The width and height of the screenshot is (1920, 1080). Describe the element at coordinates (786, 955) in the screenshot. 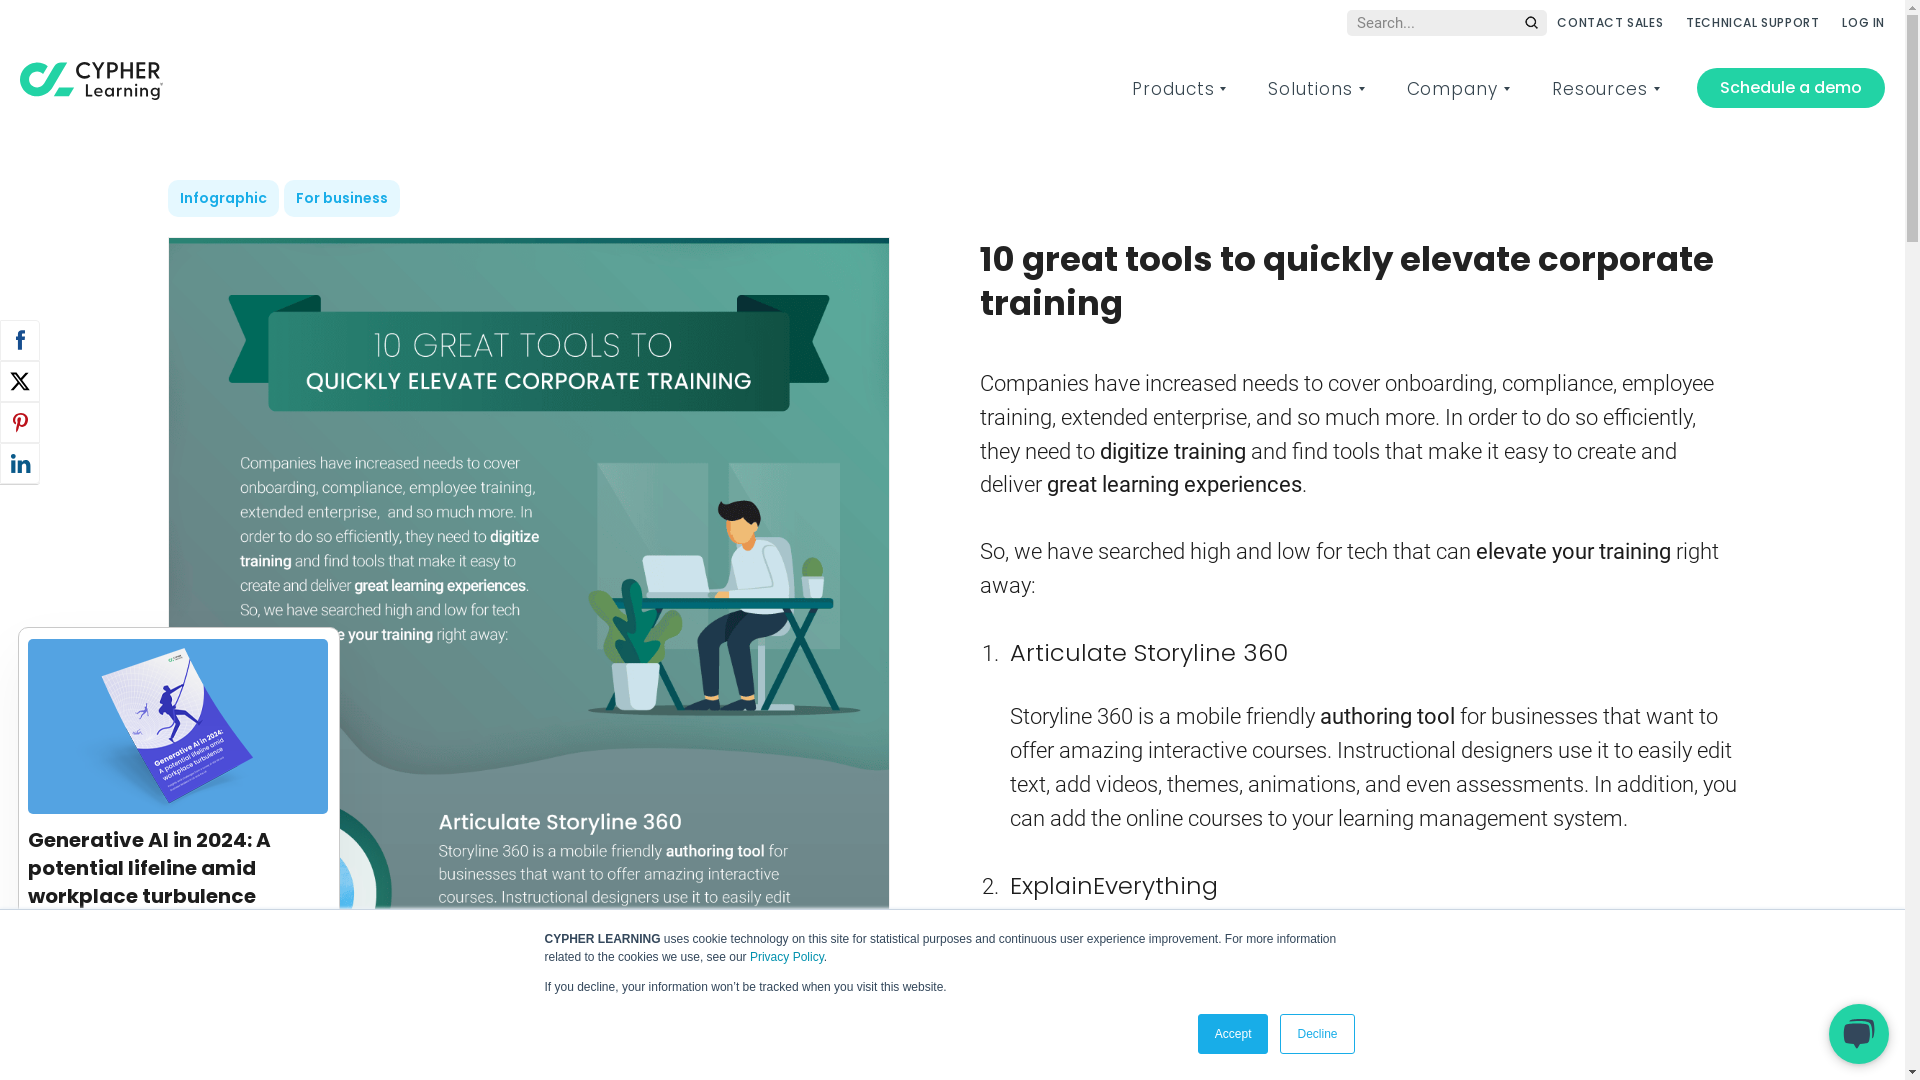

I see `'Privacy Policy'` at that location.